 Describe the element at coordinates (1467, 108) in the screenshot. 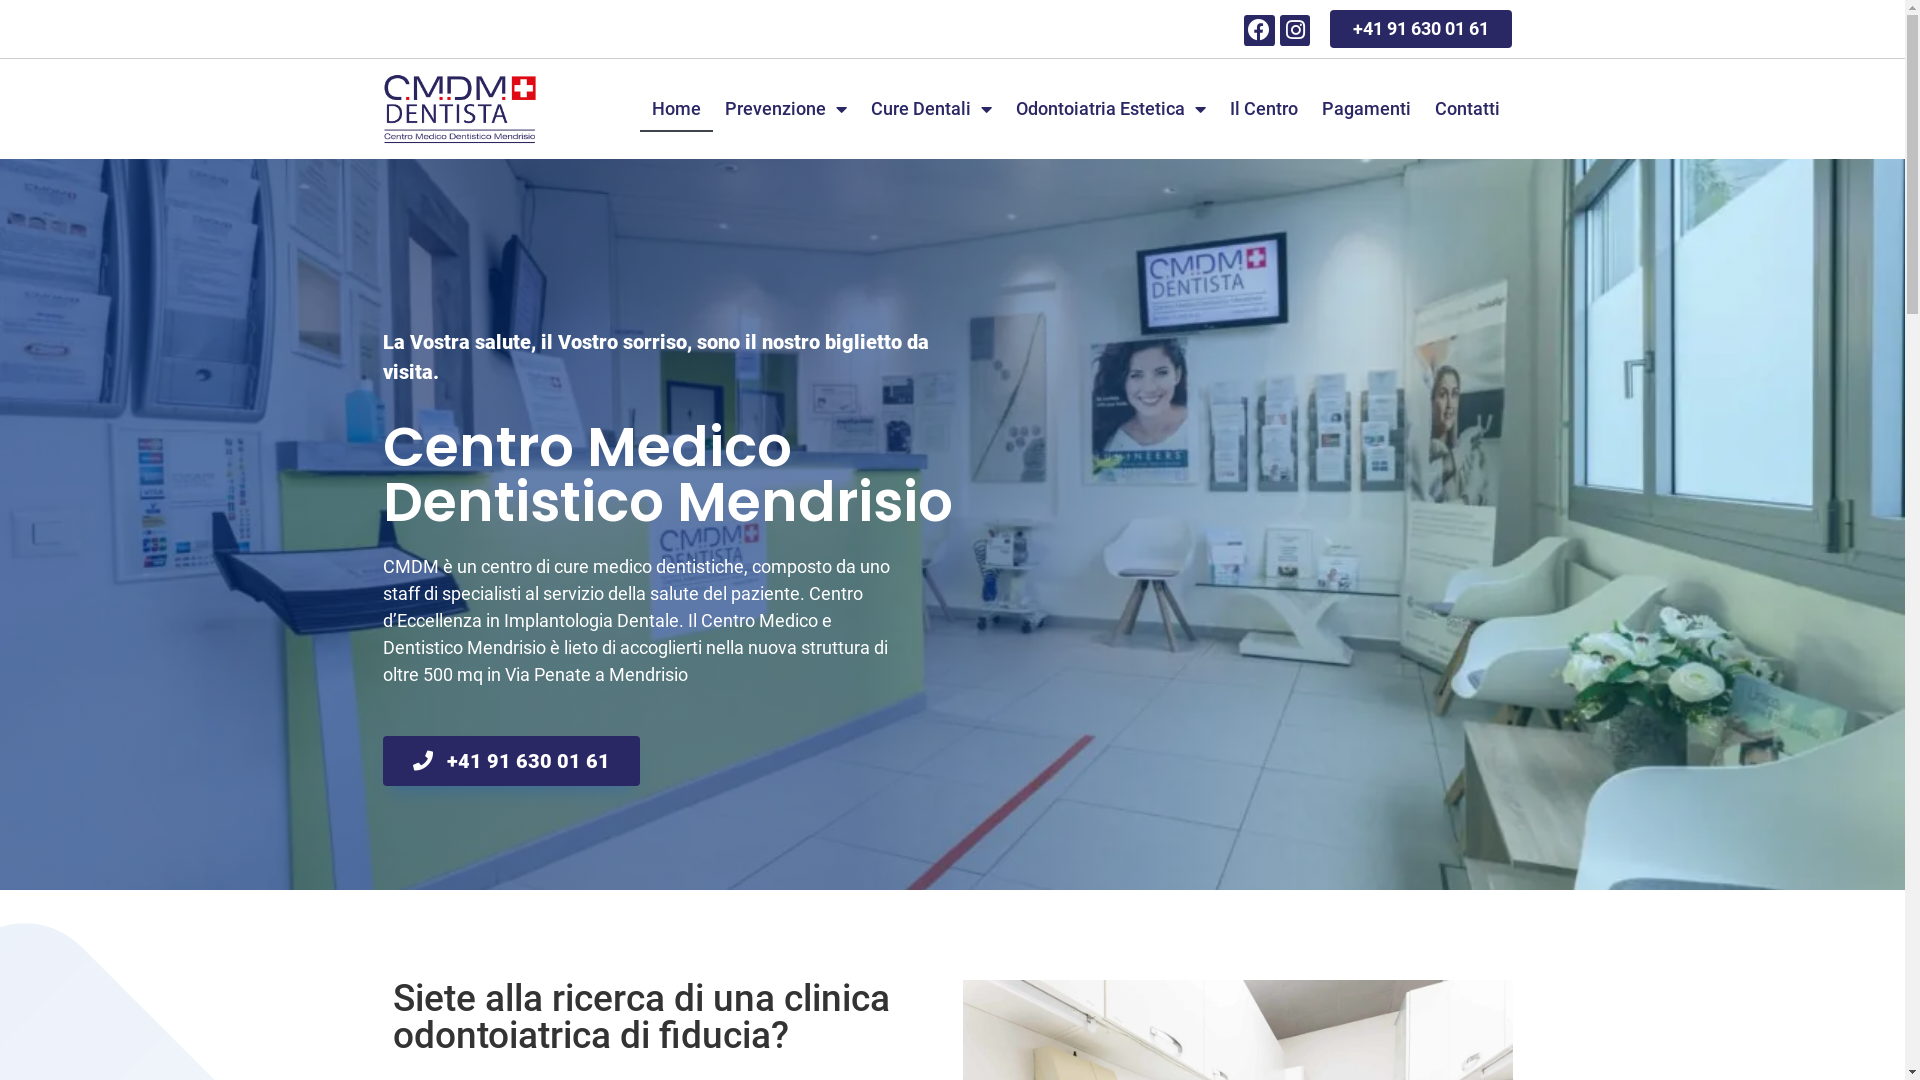

I see `'Contatti'` at that location.